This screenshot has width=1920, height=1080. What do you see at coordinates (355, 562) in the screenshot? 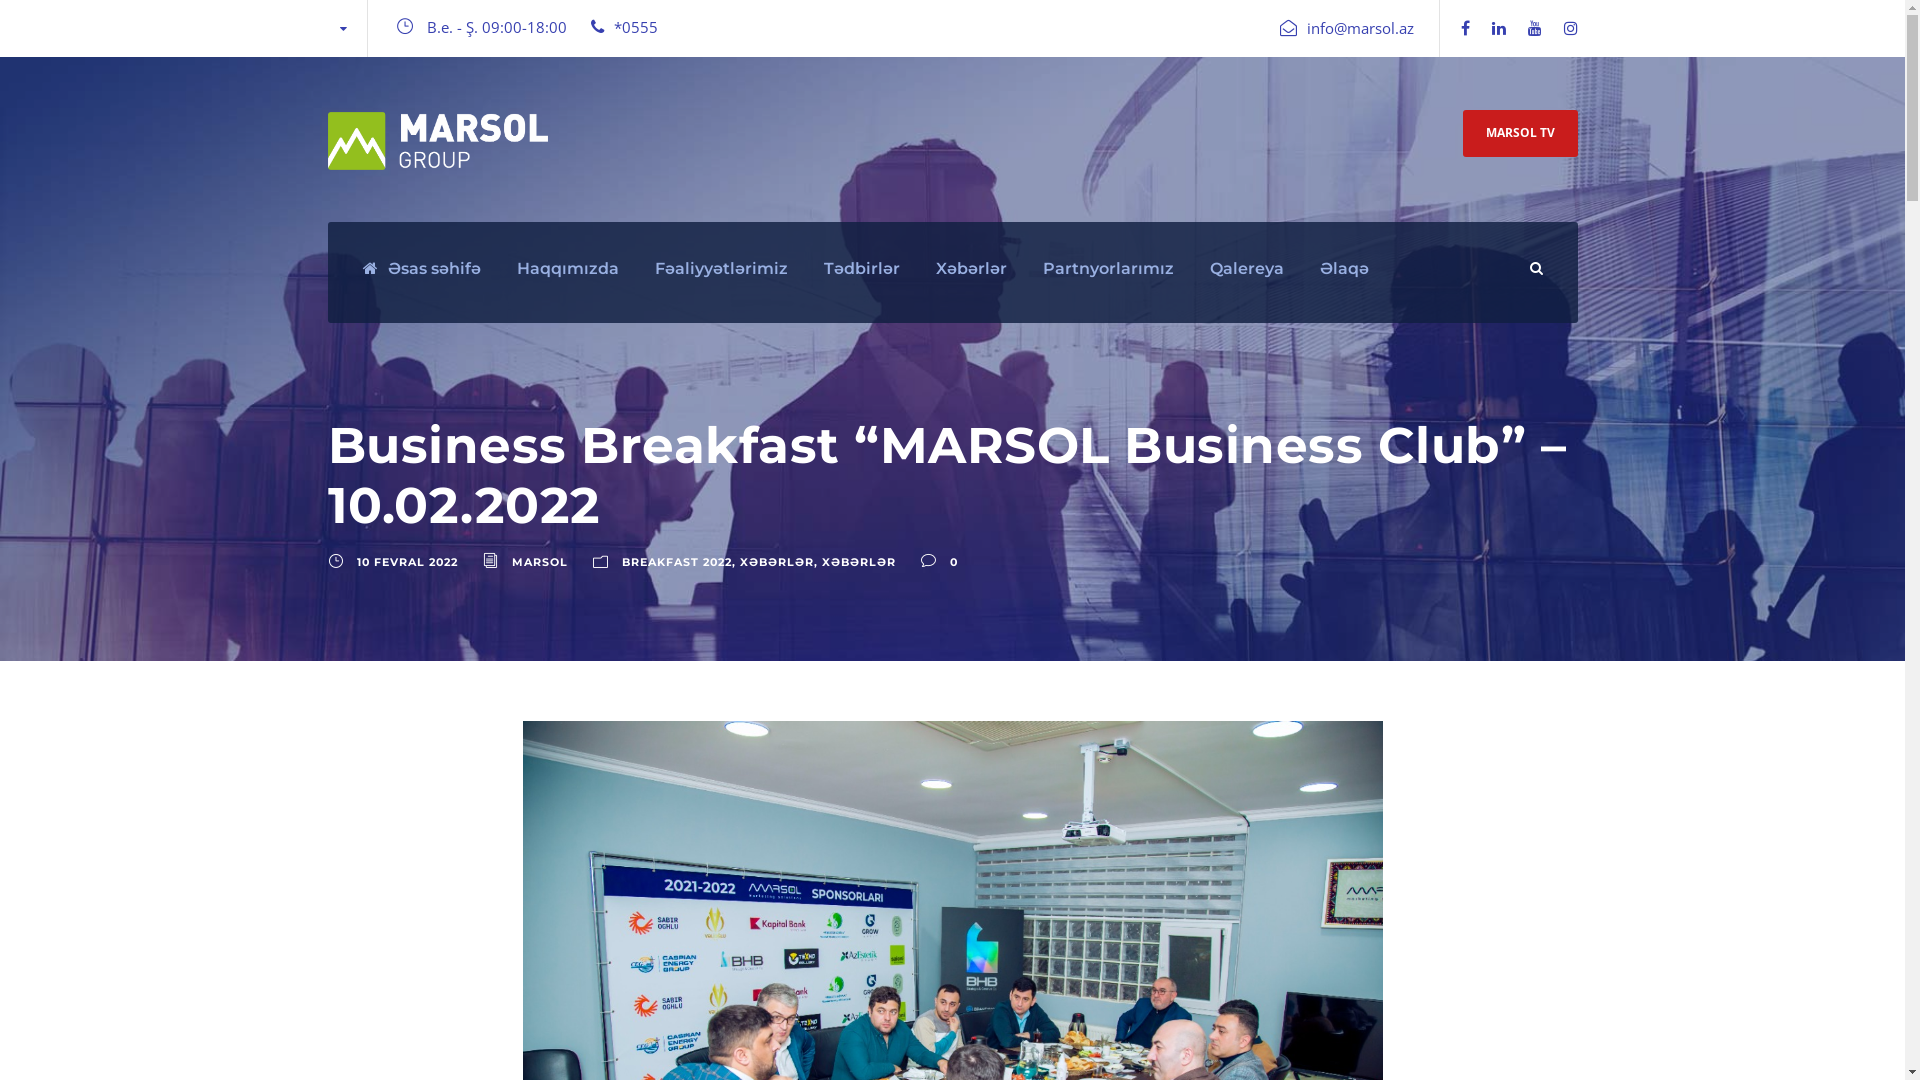
I see `'10 FEVRAL 2022'` at bounding box center [355, 562].